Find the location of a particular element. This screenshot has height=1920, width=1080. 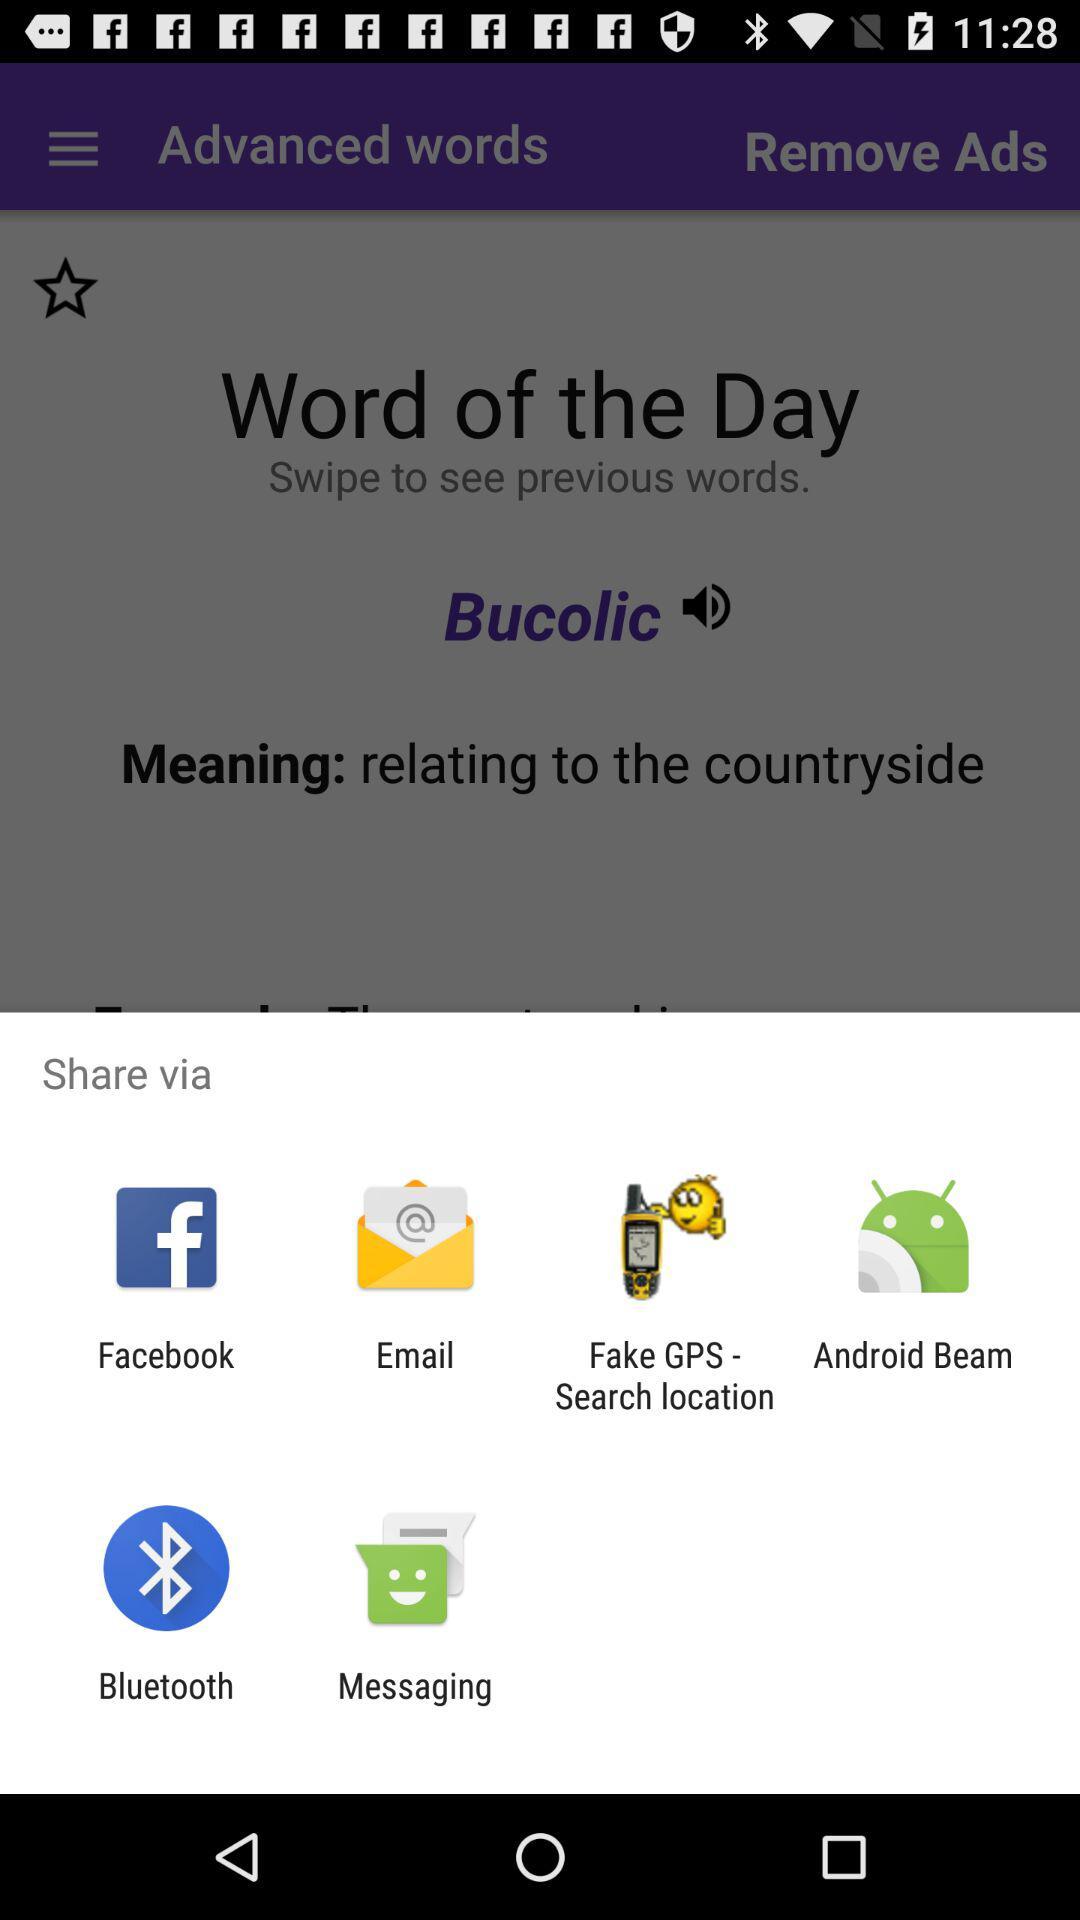

item to the right of the bluetooth item is located at coordinates (414, 1705).